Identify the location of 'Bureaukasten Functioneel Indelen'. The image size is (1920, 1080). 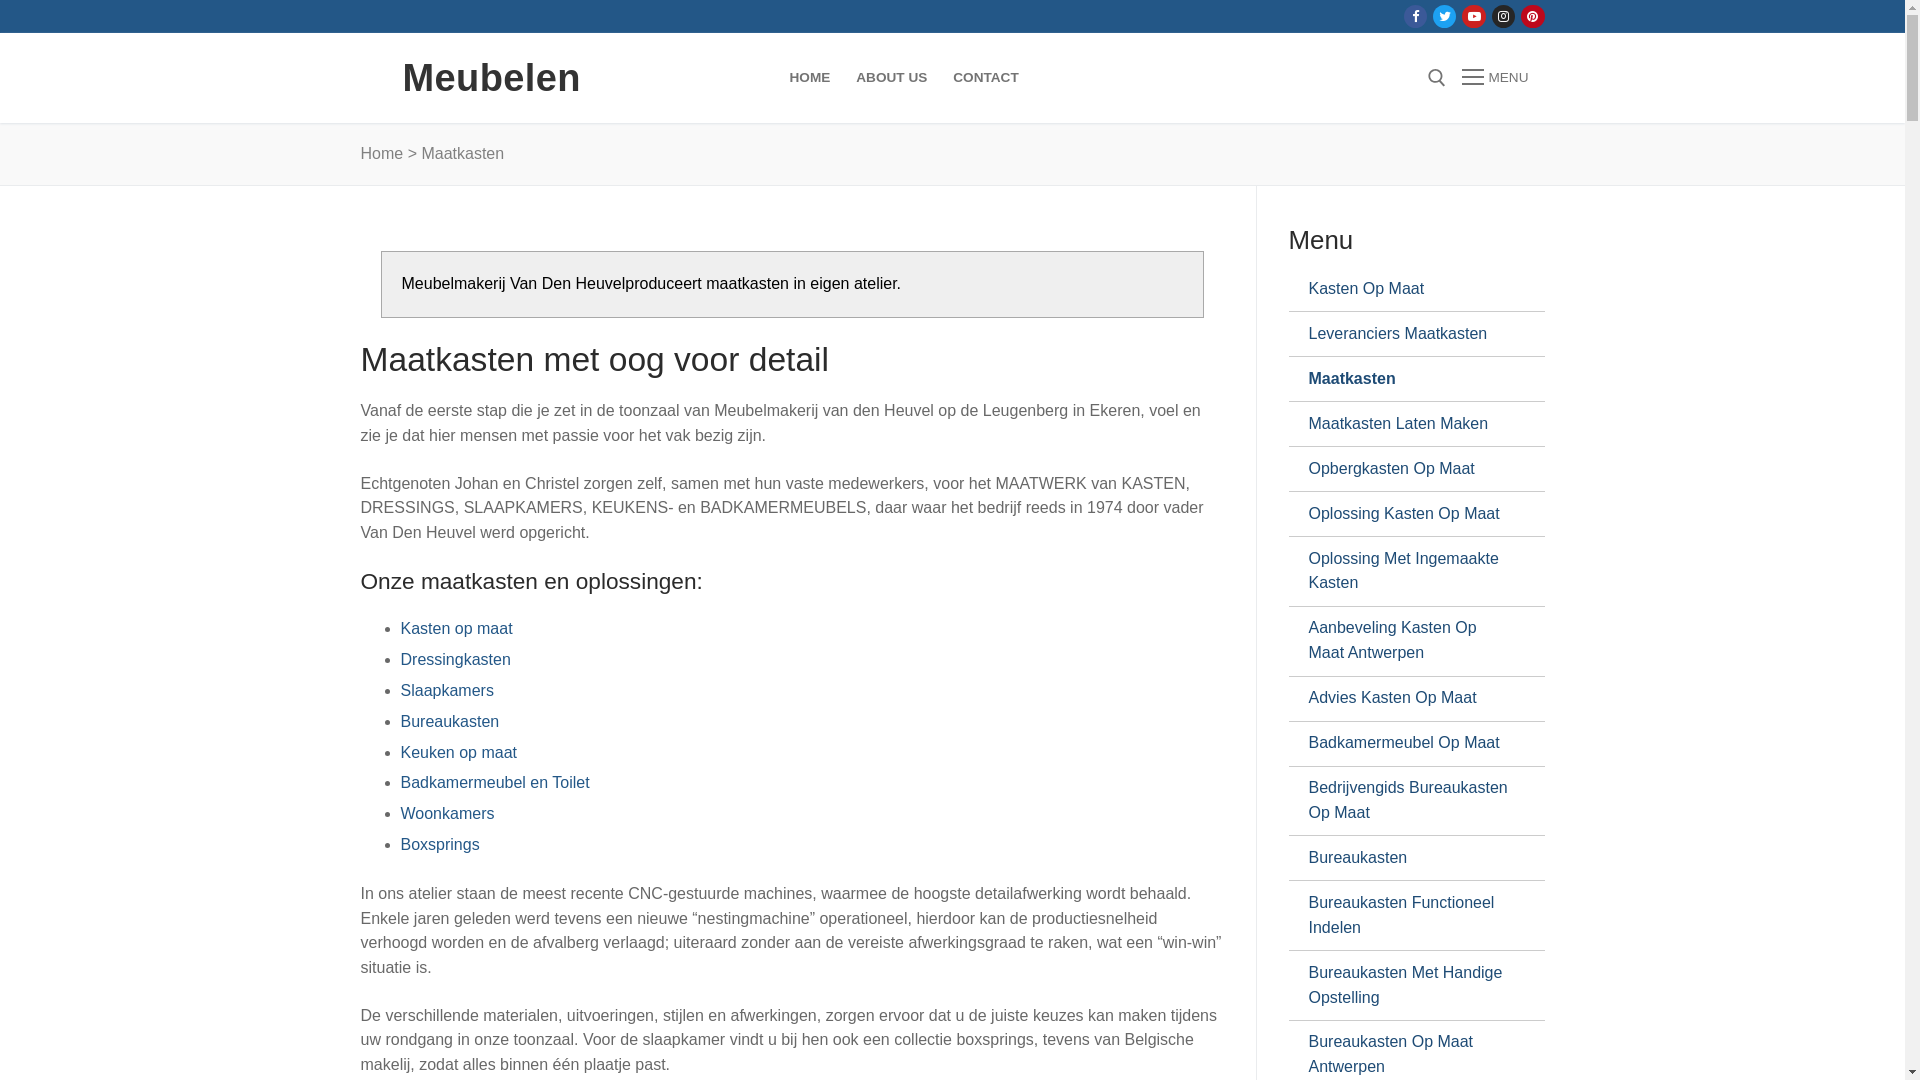
(1406, 915).